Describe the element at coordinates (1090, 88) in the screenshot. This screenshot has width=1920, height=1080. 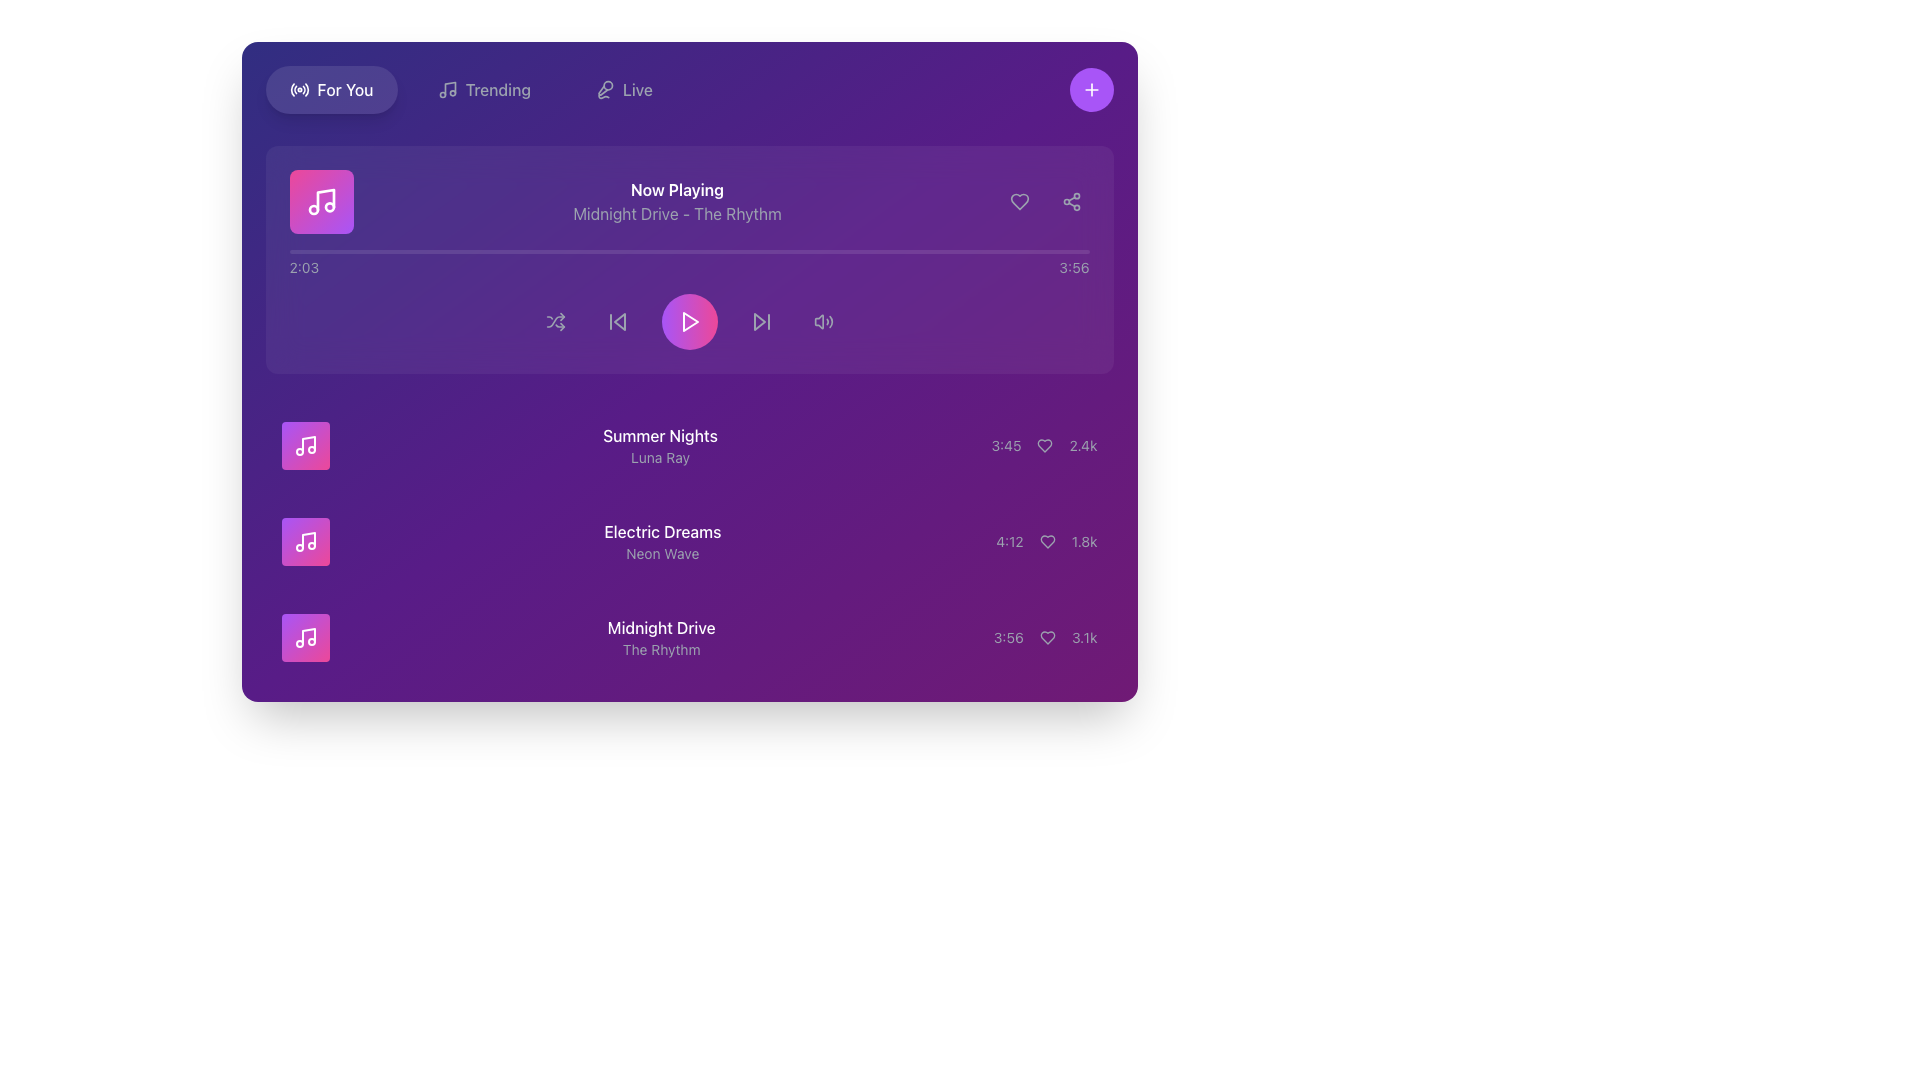
I see `the circular purple button with a white plus symbol located at the top-right corner of the music information panel` at that location.